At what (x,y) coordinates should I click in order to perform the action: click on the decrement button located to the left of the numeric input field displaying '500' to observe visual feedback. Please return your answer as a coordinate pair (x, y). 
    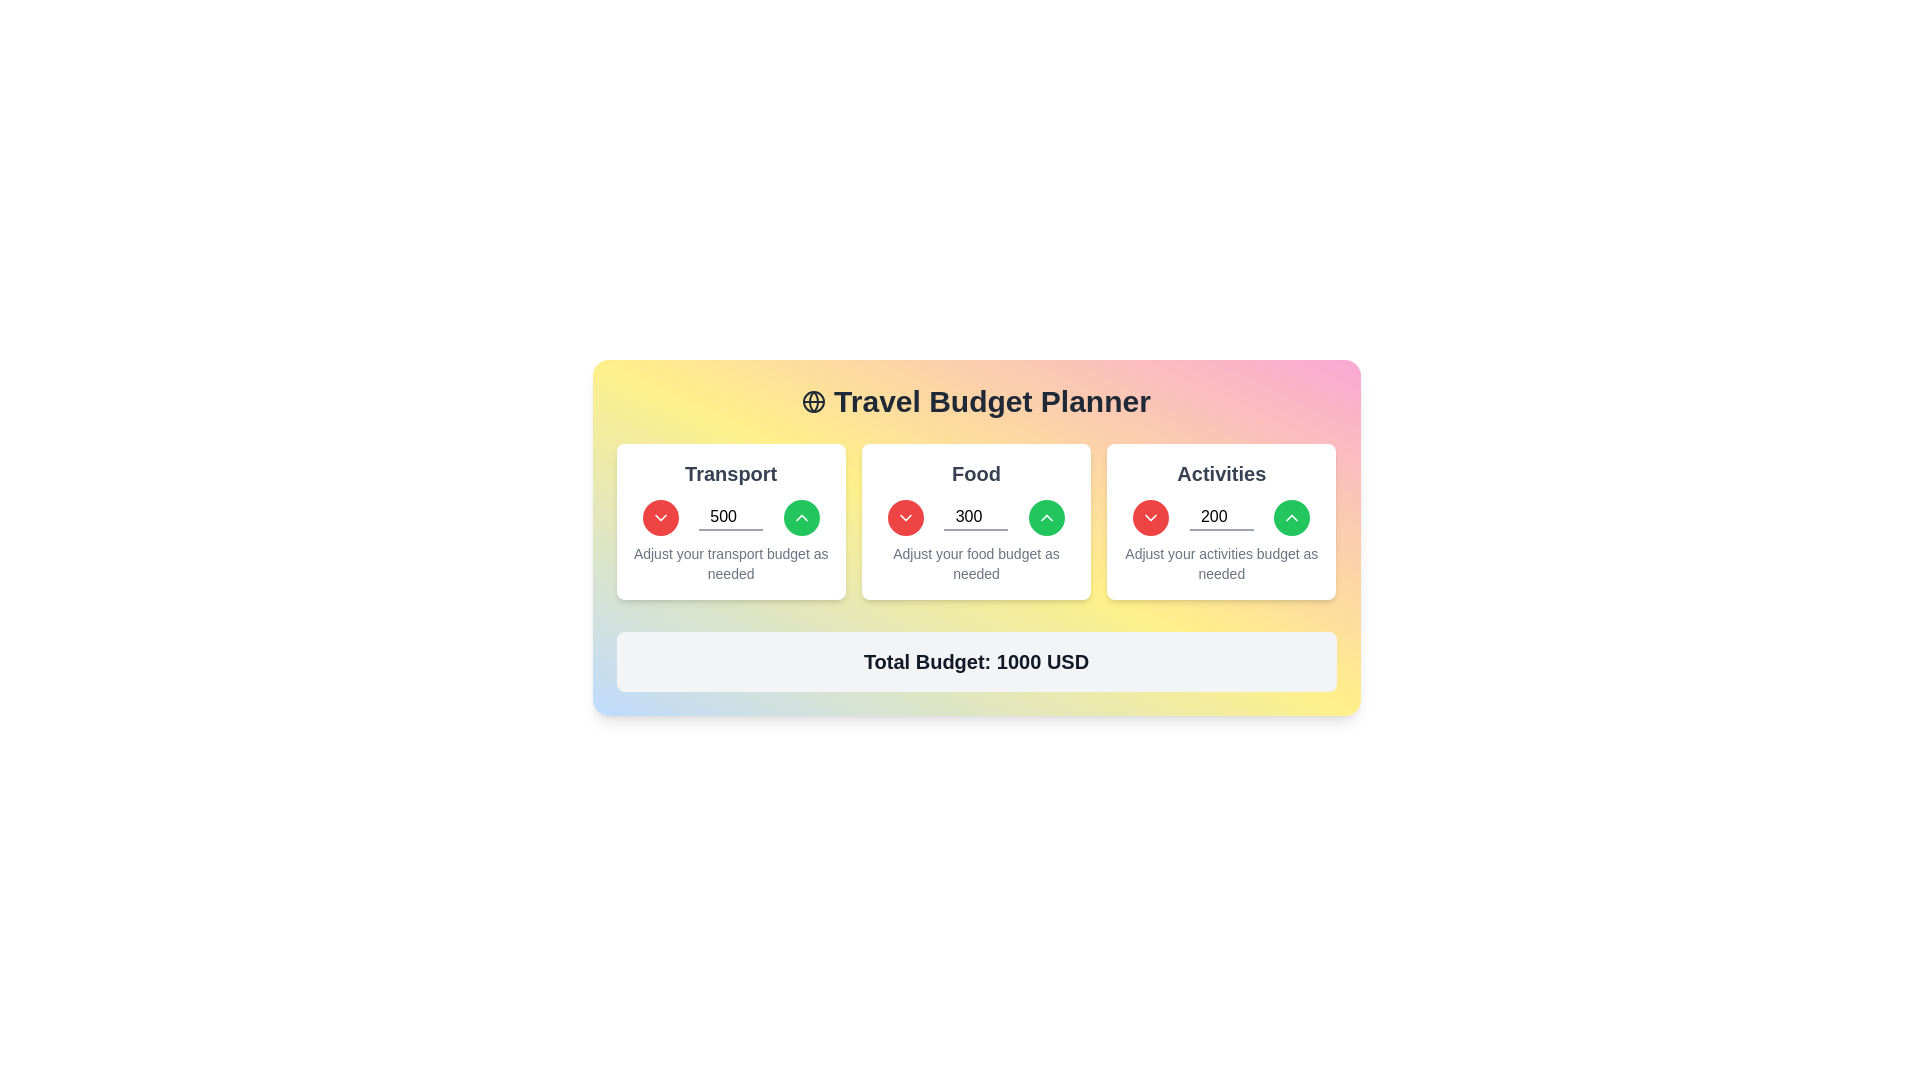
    Looking at the image, I should click on (660, 516).